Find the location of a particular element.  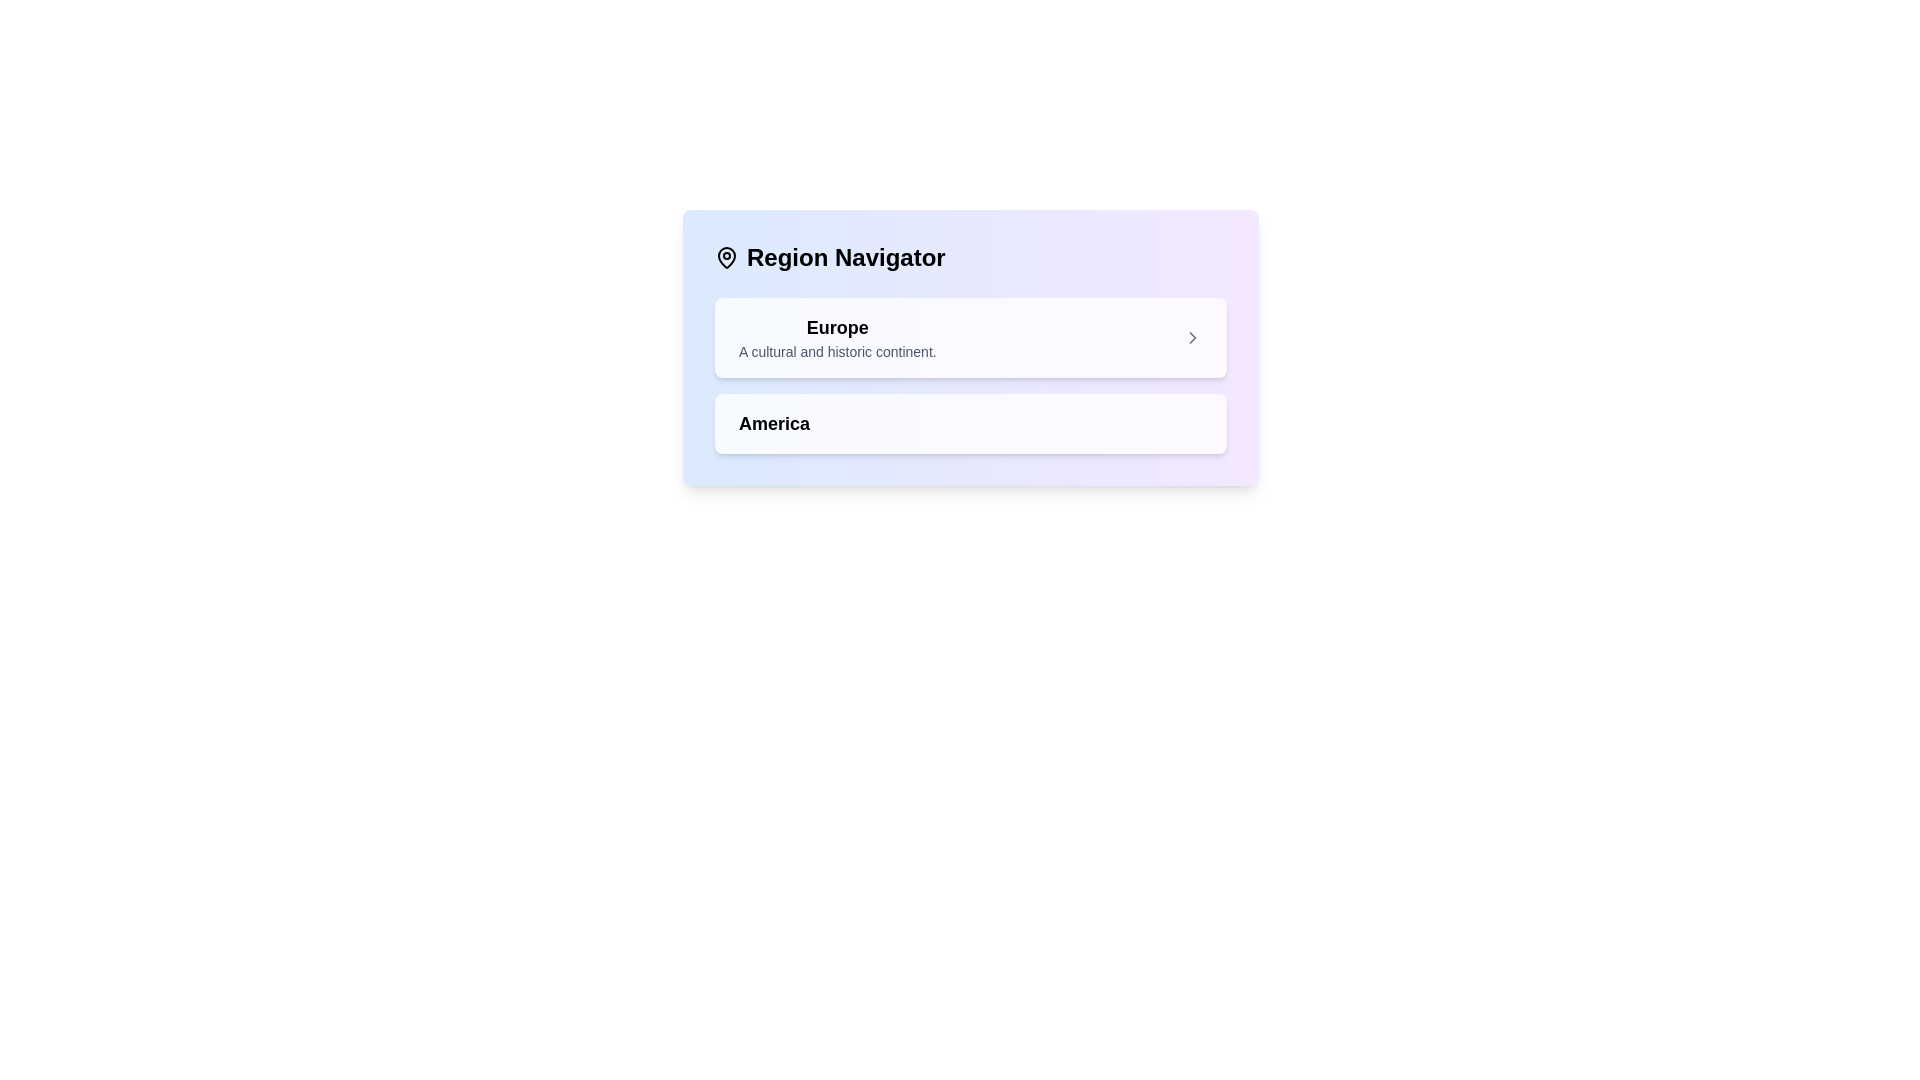

the List item labeled 'Europe' in the 'Region Navigator' section is located at coordinates (970, 375).